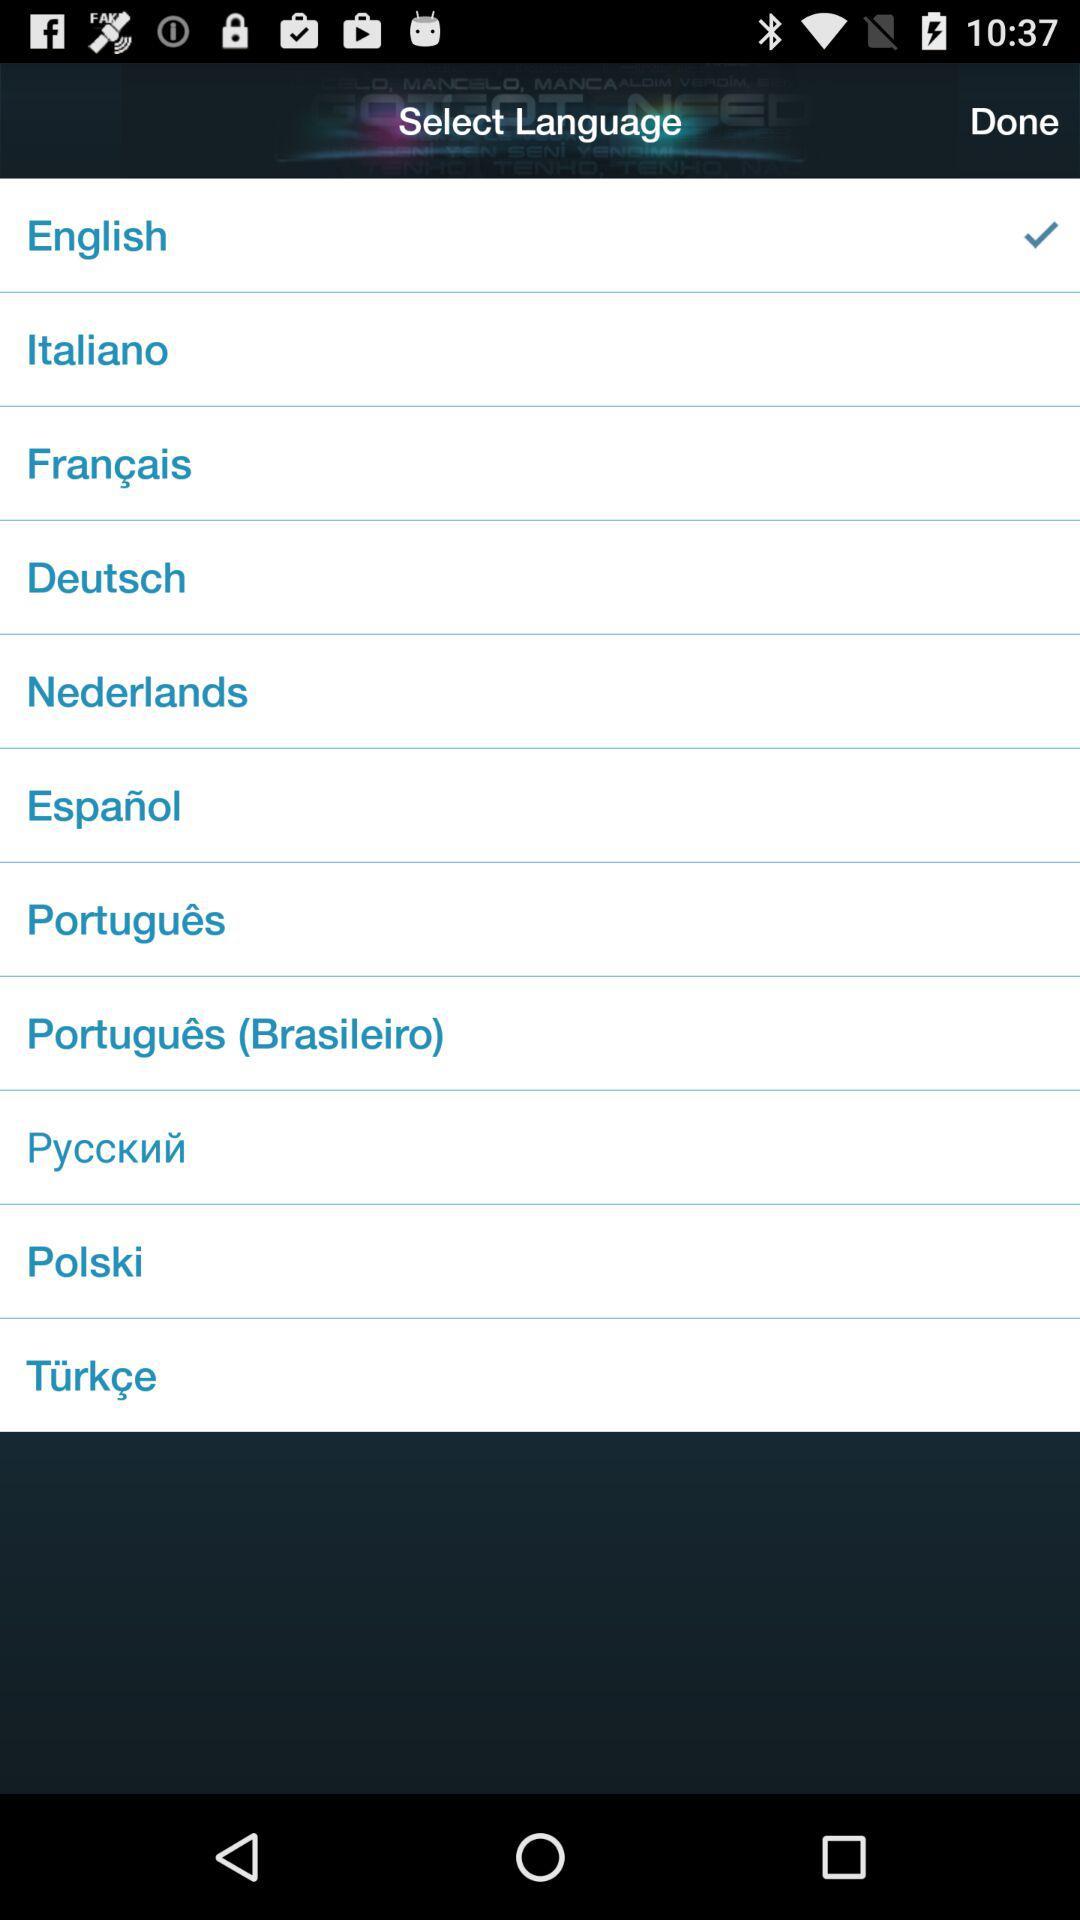 The width and height of the screenshot is (1080, 1920). What do you see at coordinates (540, 691) in the screenshot?
I see `nederlands item` at bounding box center [540, 691].